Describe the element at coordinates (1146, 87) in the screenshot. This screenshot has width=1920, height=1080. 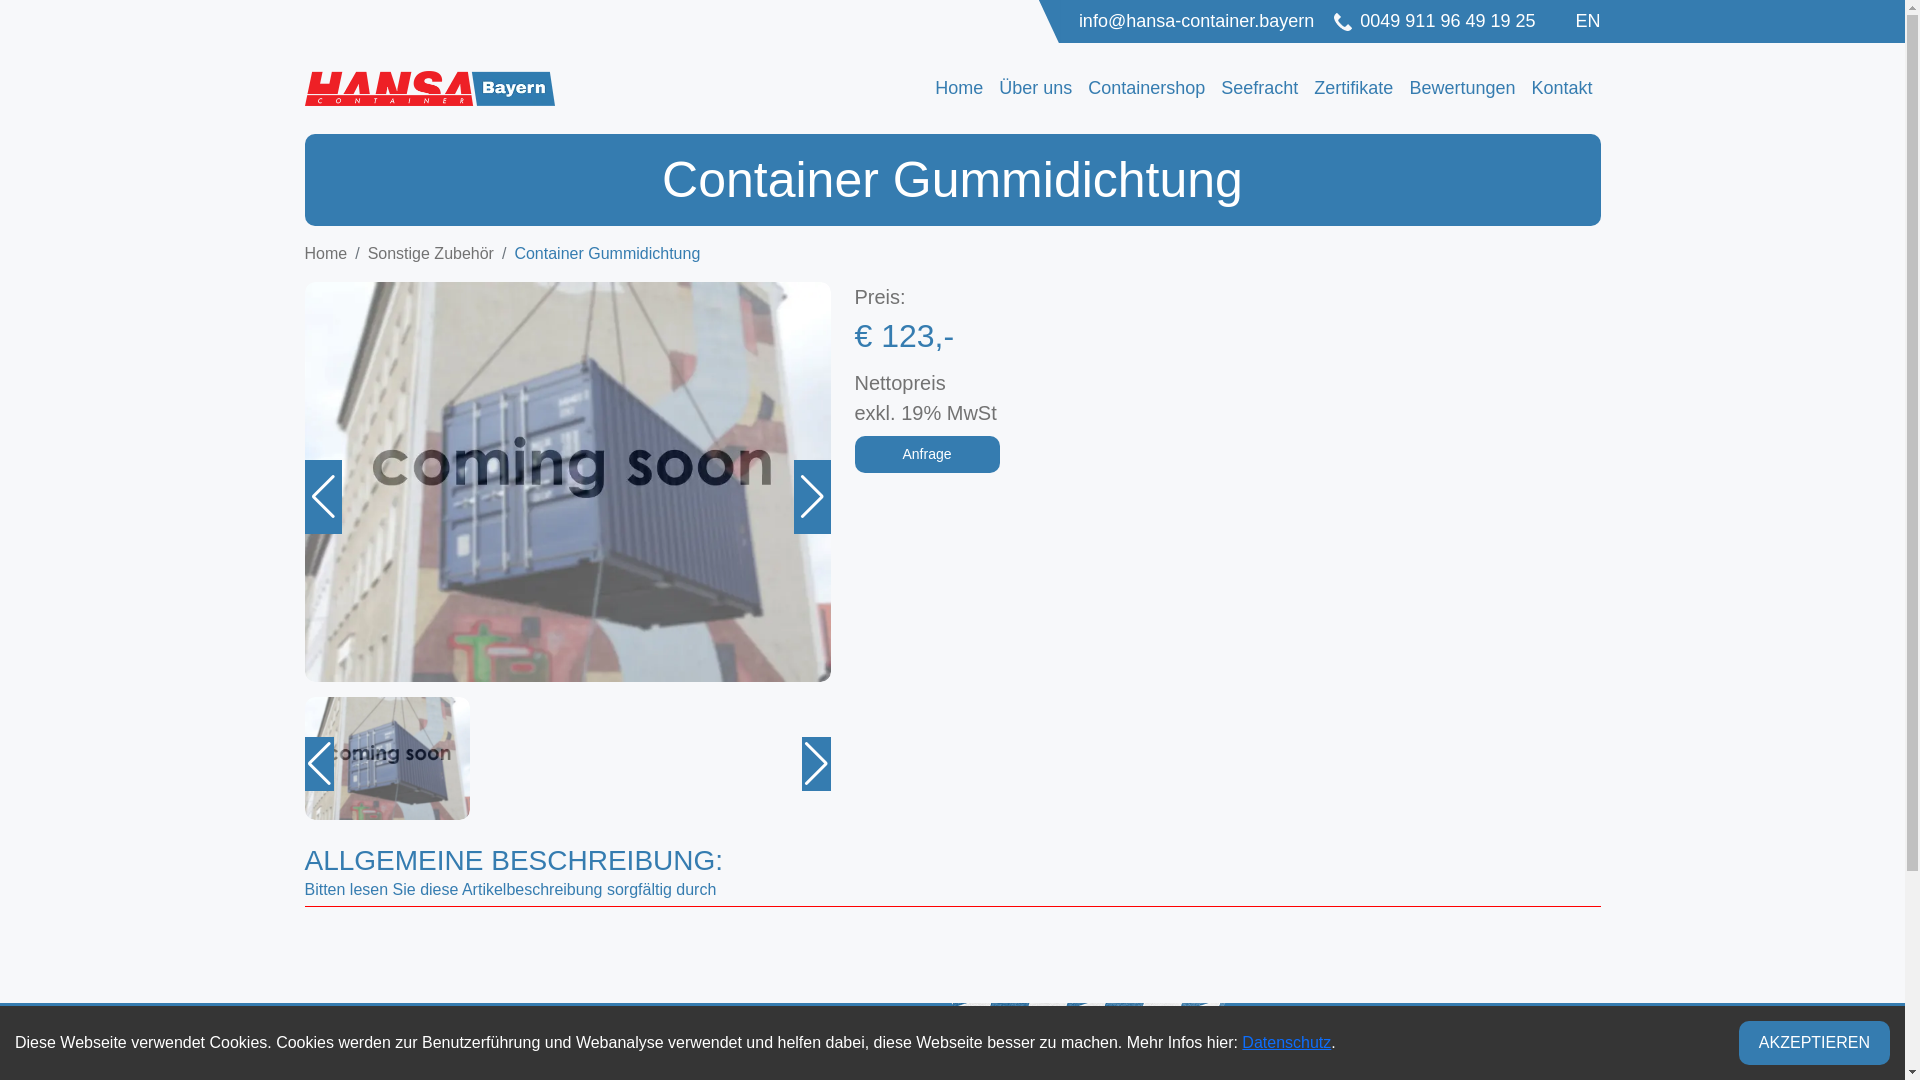
I see `'Containershop'` at that location.